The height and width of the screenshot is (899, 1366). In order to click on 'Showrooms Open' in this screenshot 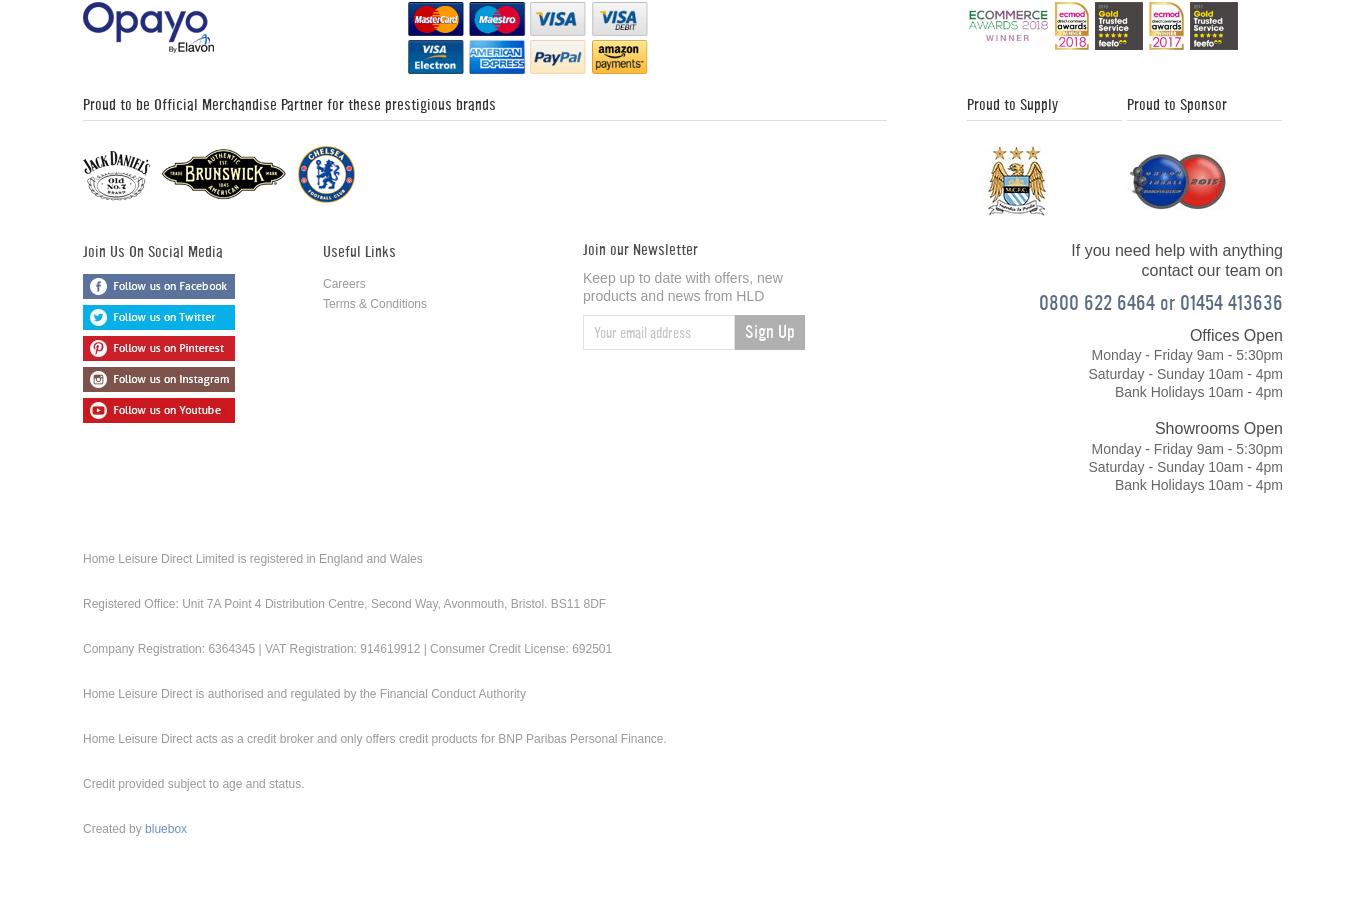, I will do `click(1153, 427)`.